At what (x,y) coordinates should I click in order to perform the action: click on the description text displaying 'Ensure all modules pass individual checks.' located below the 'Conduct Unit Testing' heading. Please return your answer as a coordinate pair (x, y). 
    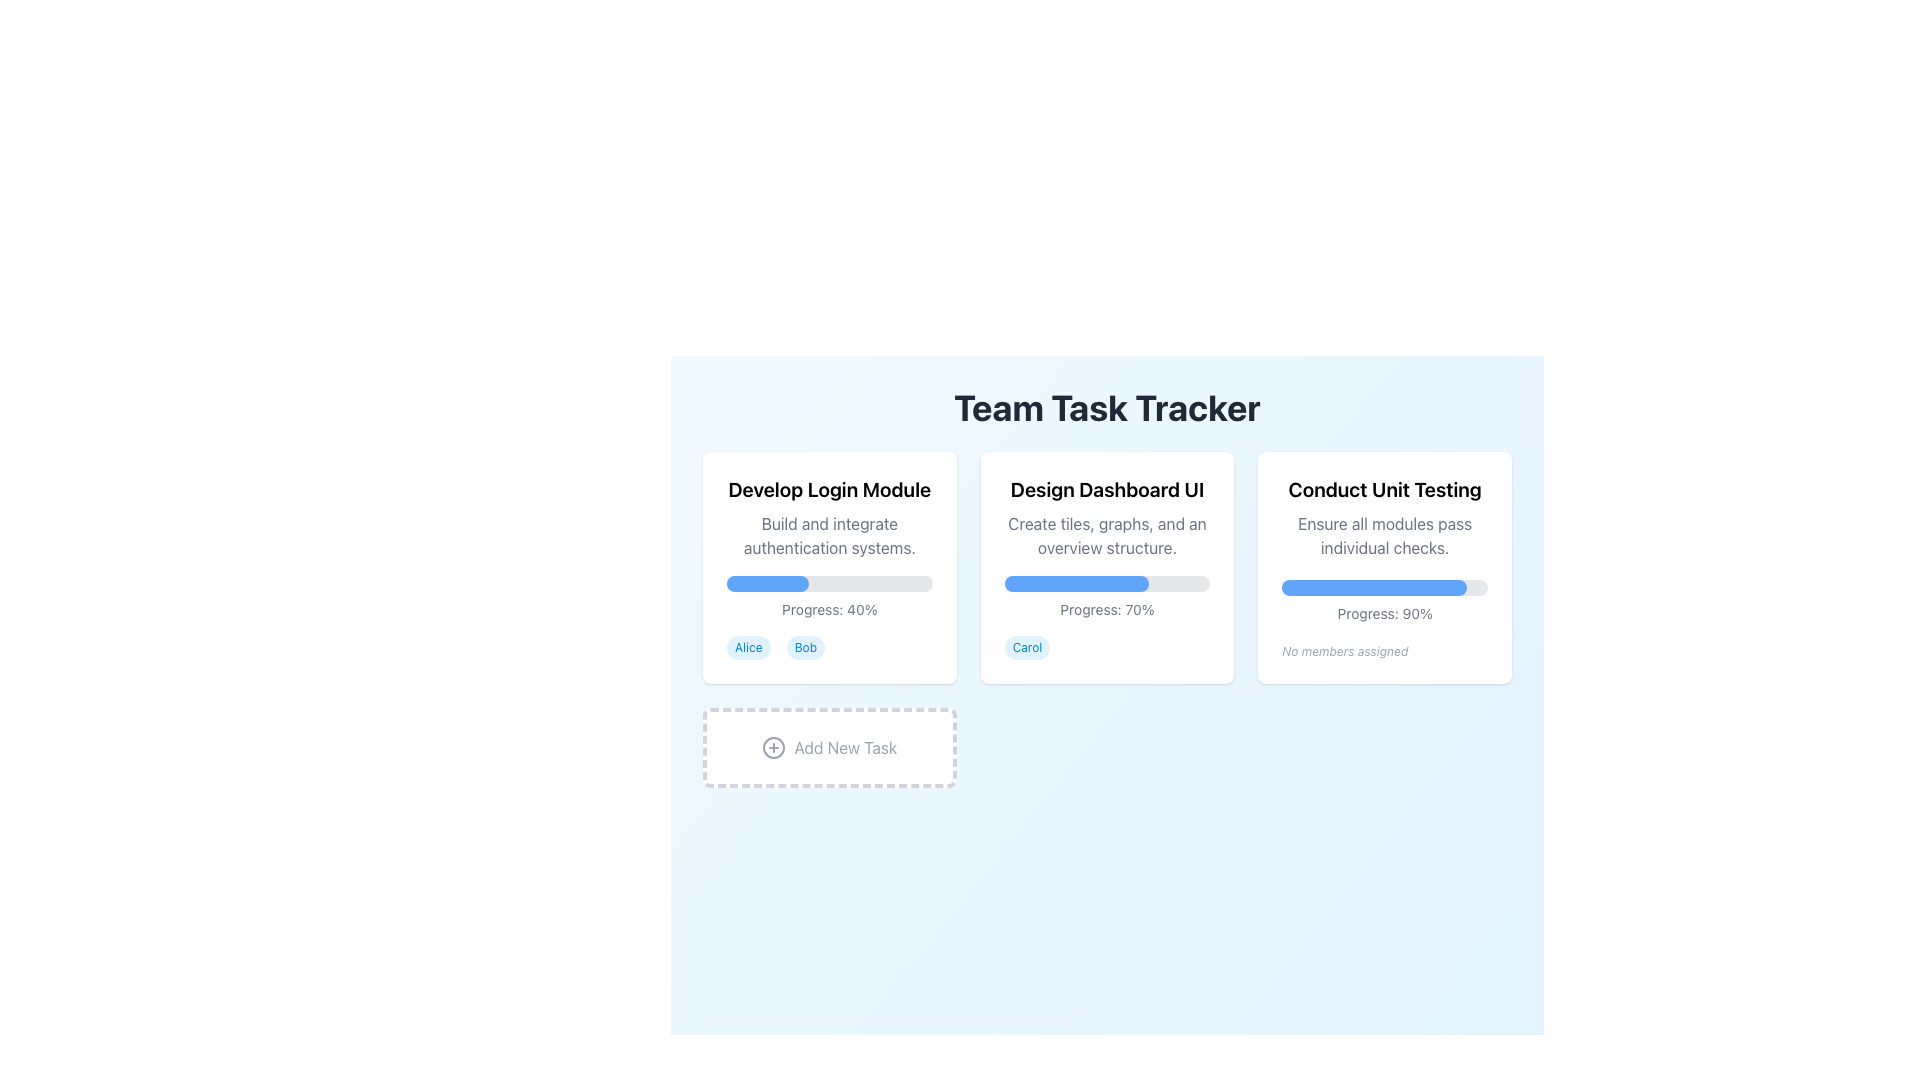
    Looking at the image, I should click on (1384, 535).